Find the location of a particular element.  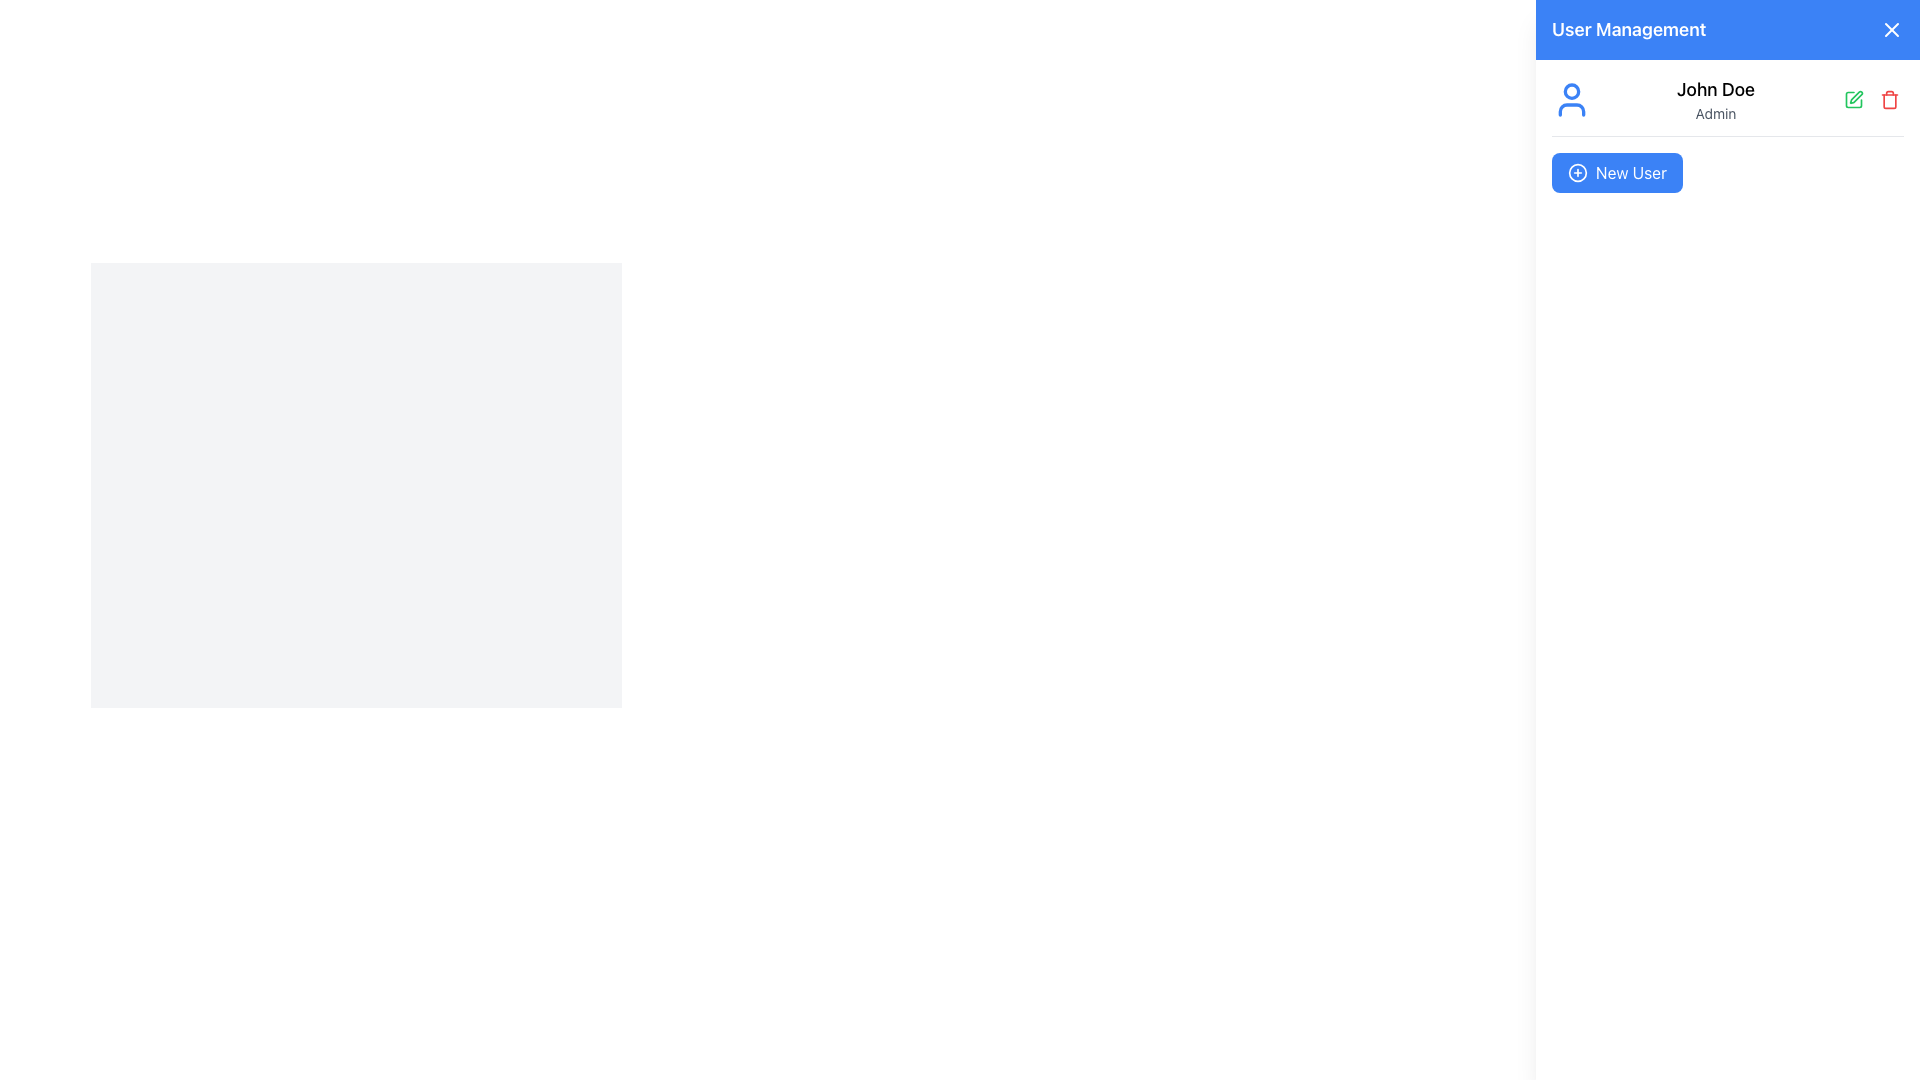

the user icon styled as an SVG graphic with a blue color, located prominently to the left of the 'John Doe' label in the user management section is located at coordinates (1570, 100).